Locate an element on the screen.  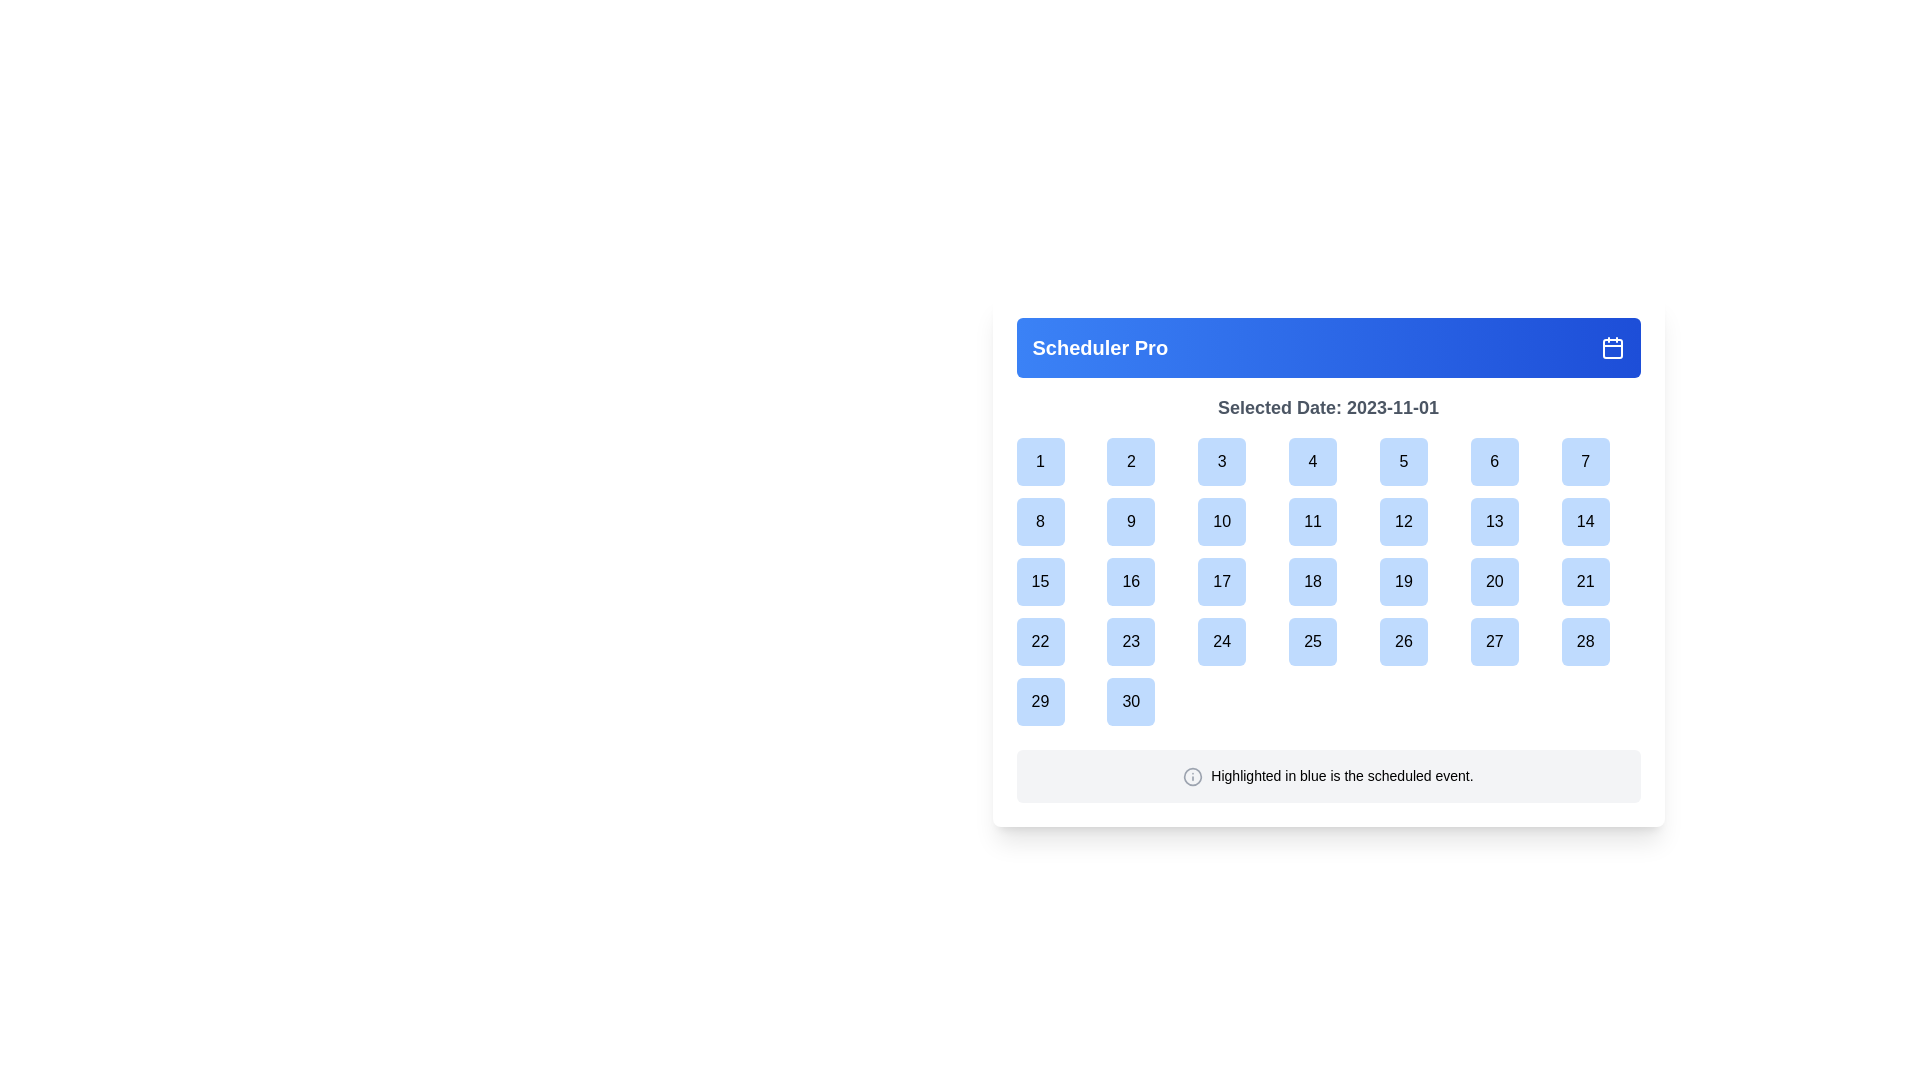
the tooltip indicating no events are scheduled for the 26th, located directly below the calendar cell of the 26th day is located at coordinates (1420, 681).